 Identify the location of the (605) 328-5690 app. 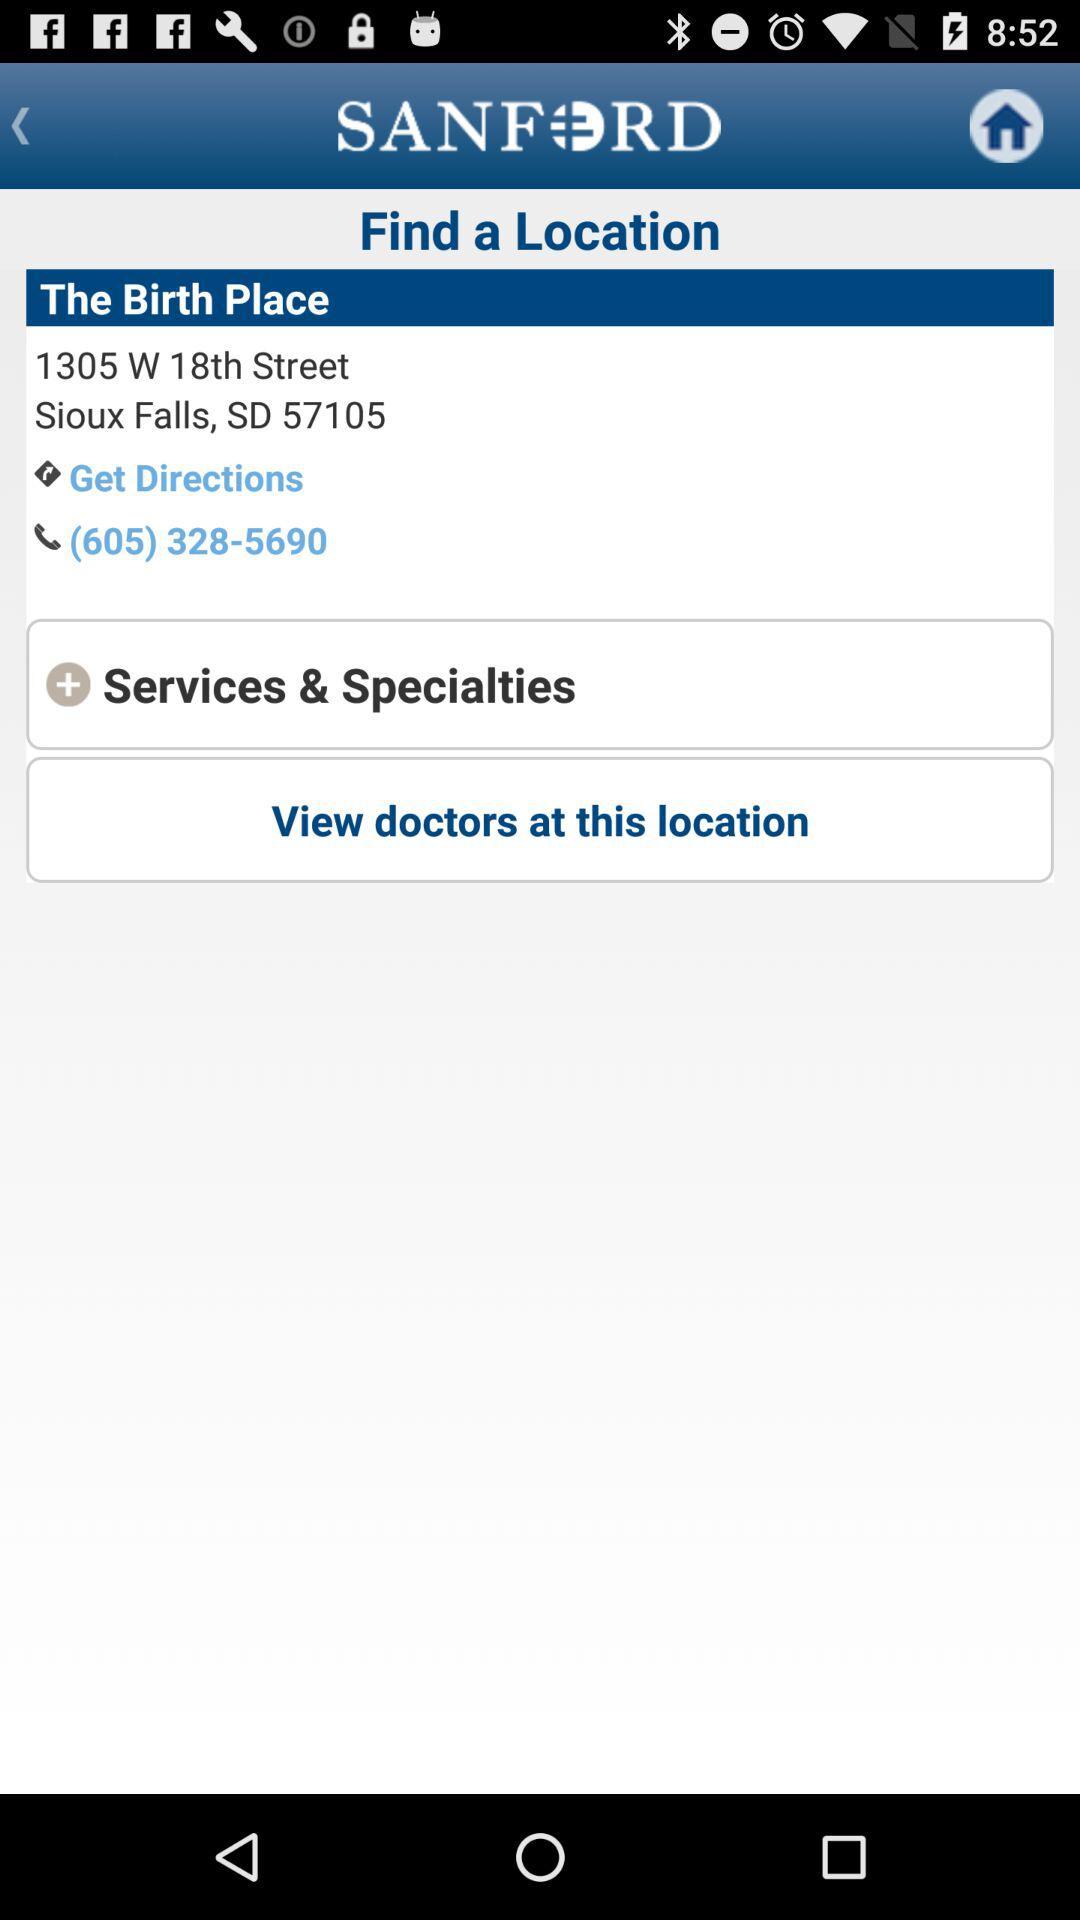
(198, 539).